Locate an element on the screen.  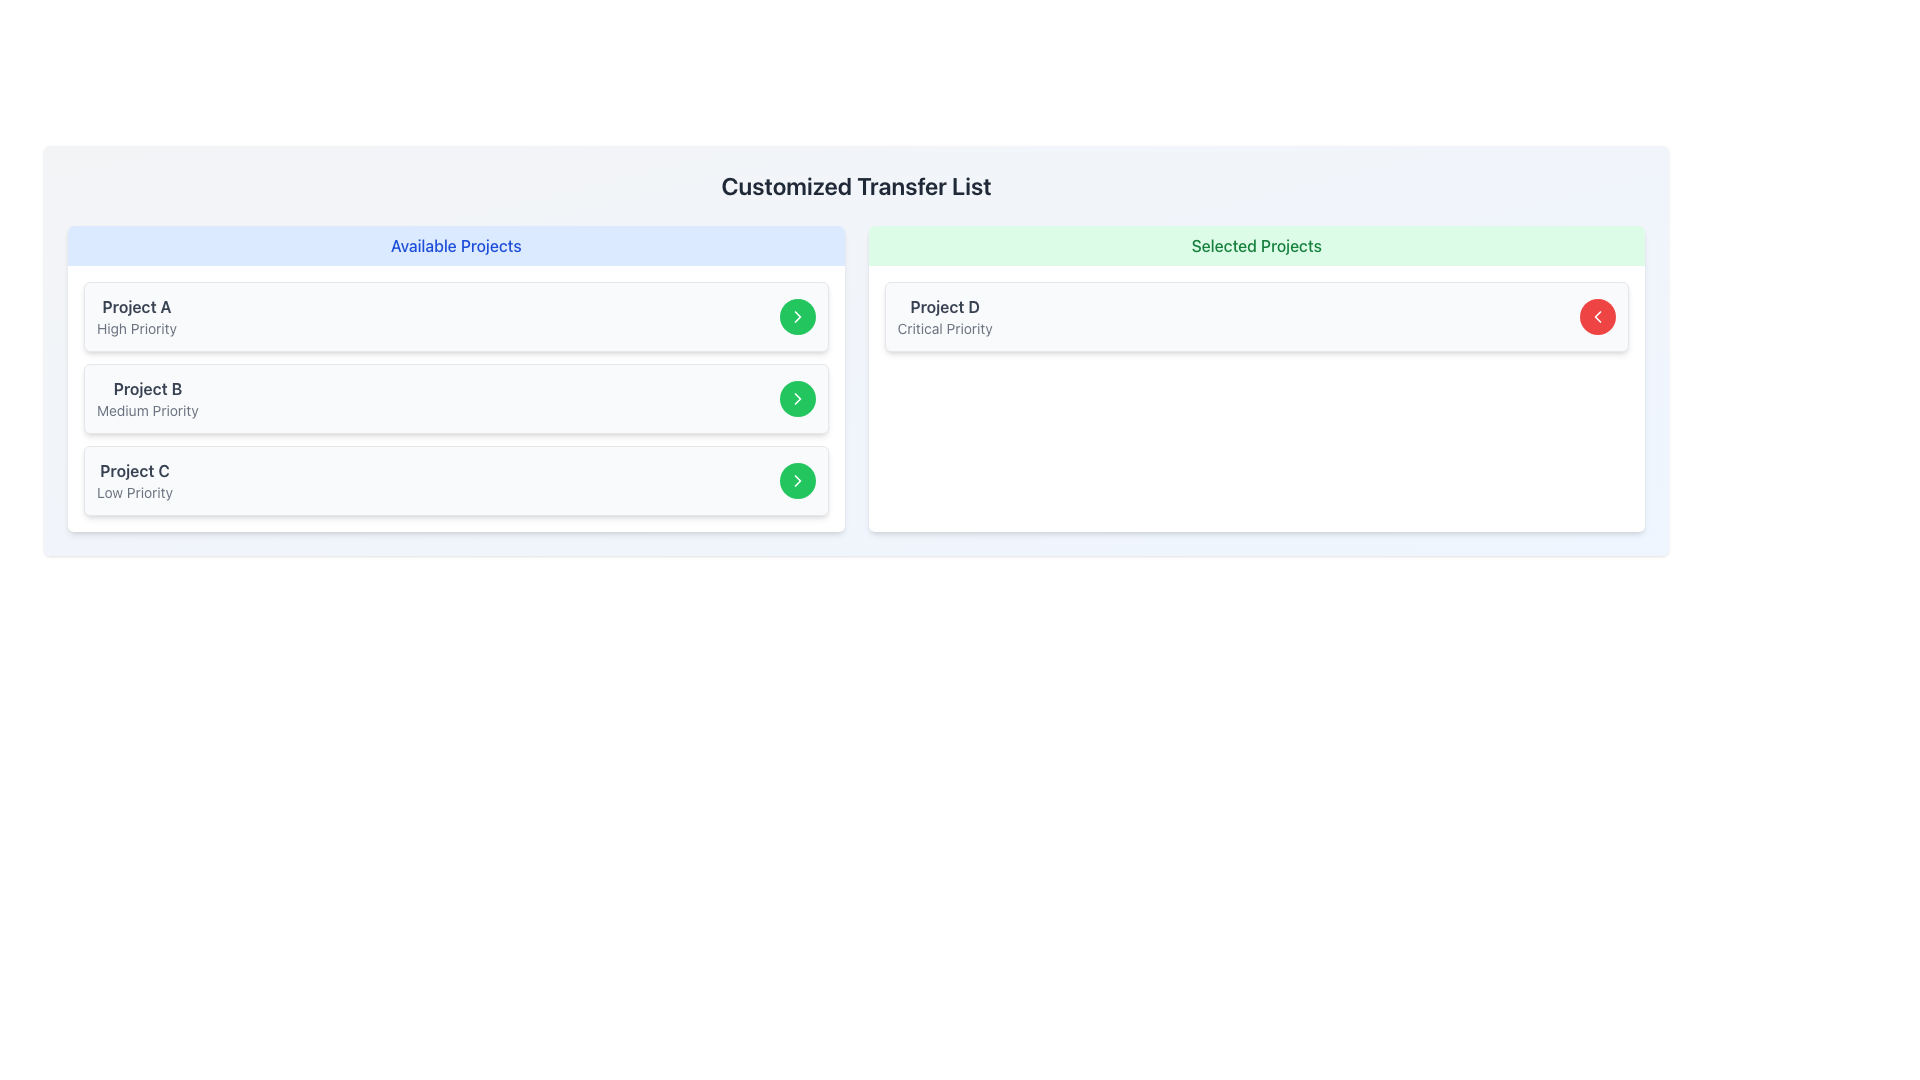
the green circular button with a right-pointing arrow icon adjacent to 'Project C (Low Priority)' is located at coordinates (796, 398).